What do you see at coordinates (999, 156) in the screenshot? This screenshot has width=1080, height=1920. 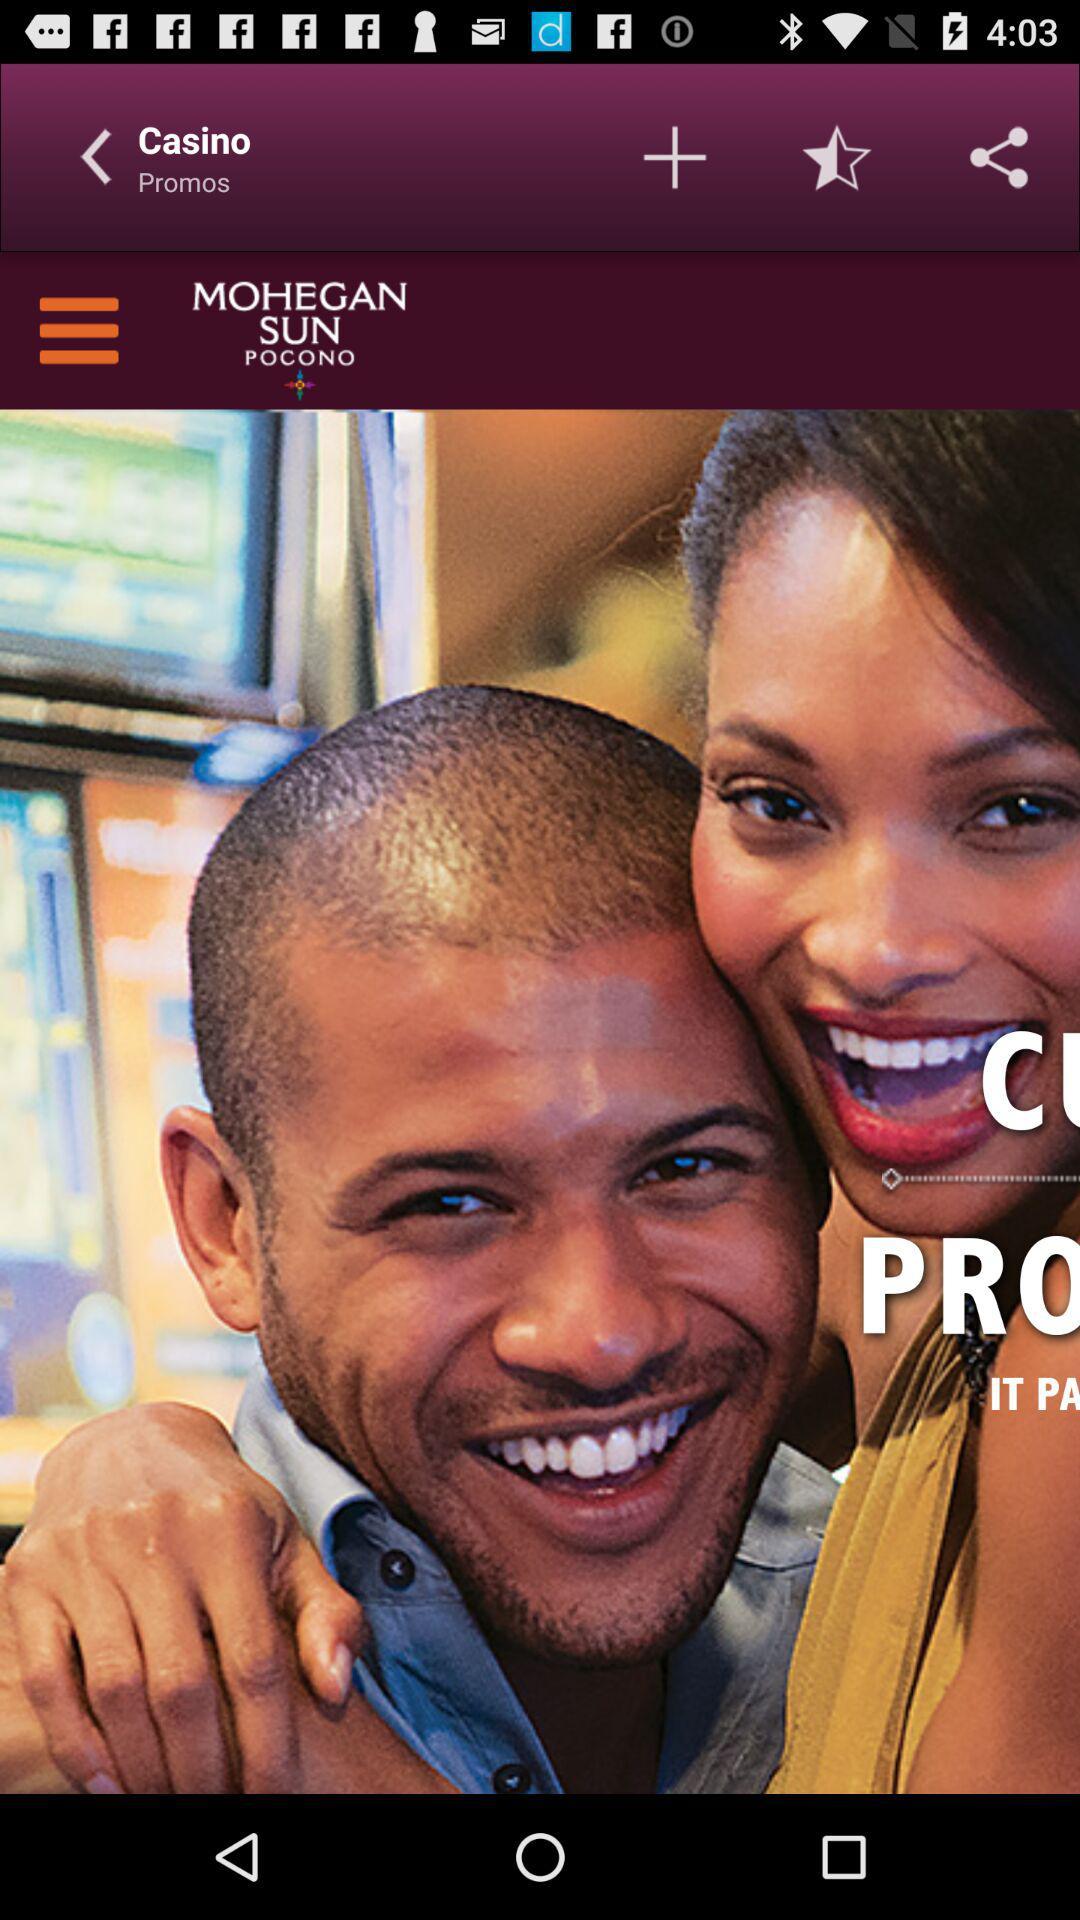 I see `share the article` at bounding box center [999, 156].